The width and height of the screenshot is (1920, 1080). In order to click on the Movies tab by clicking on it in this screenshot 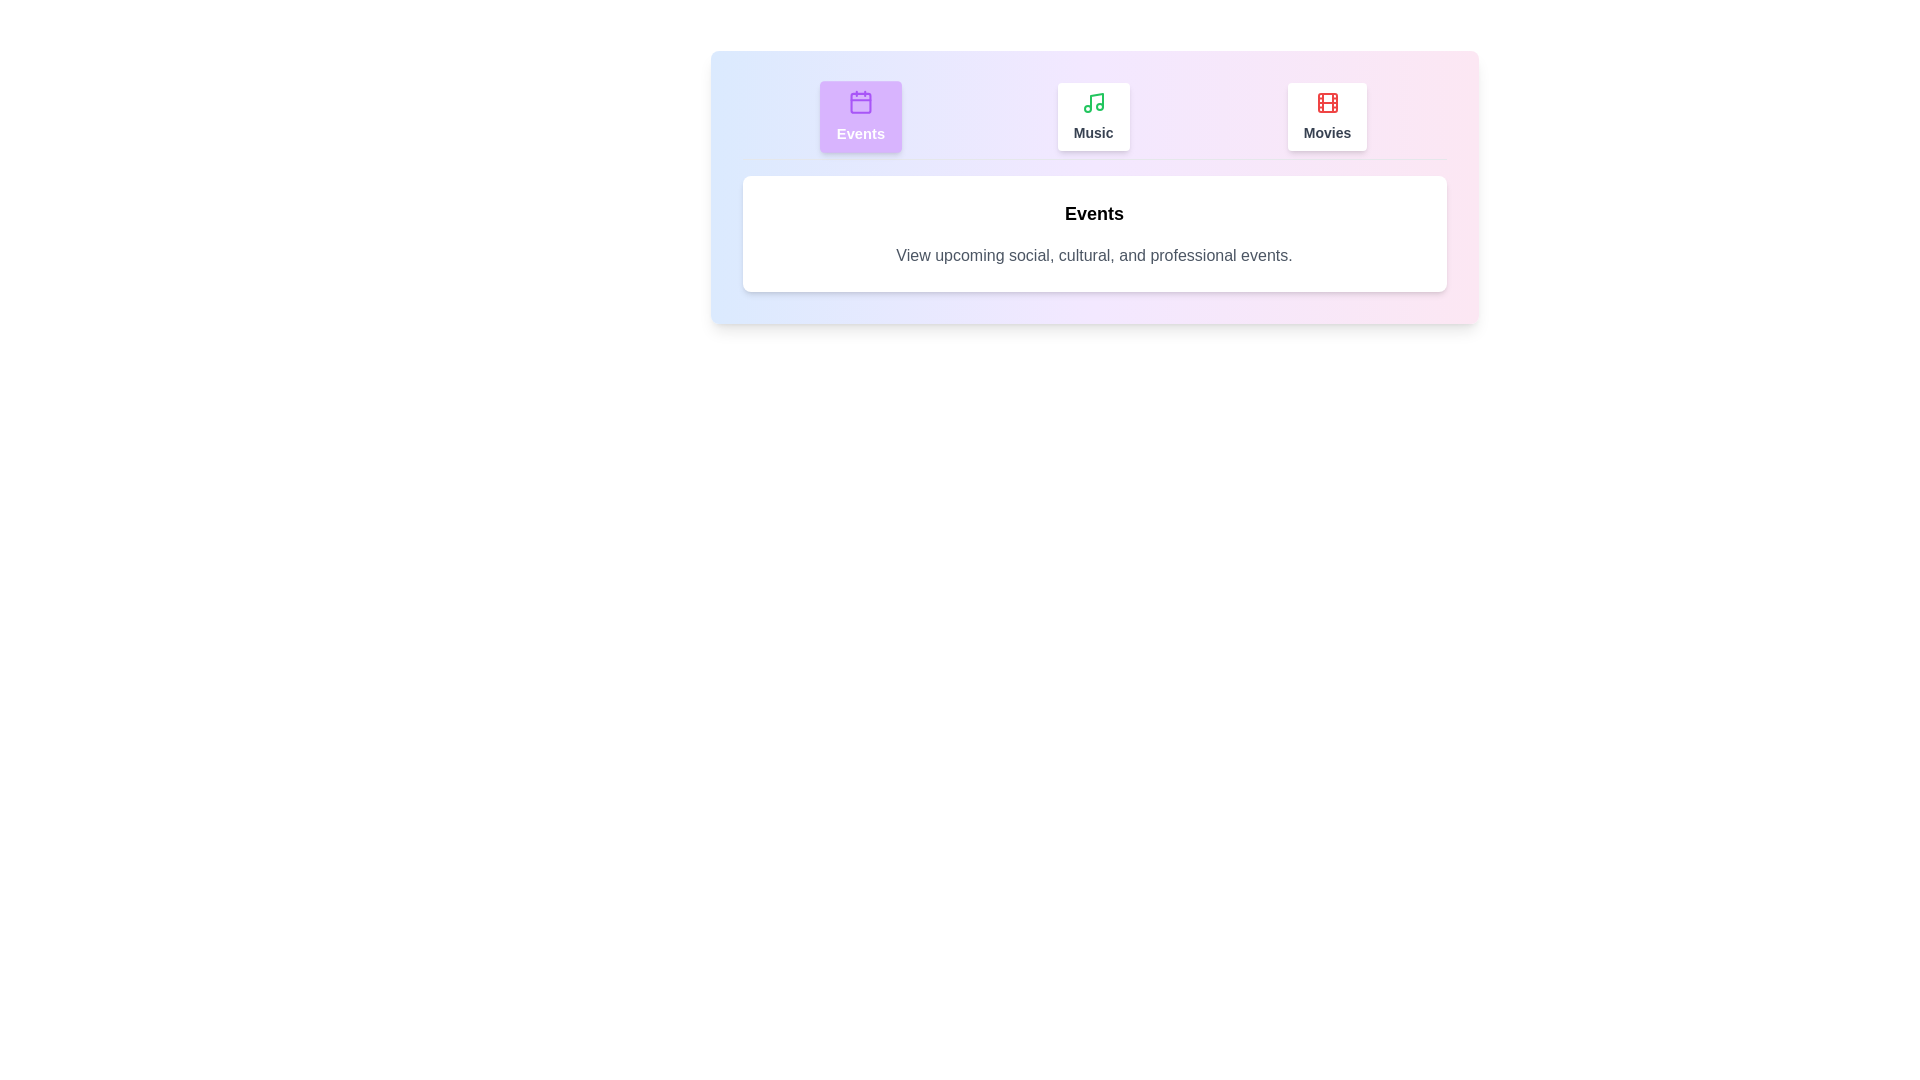, I will do `click(1327, 116)`.